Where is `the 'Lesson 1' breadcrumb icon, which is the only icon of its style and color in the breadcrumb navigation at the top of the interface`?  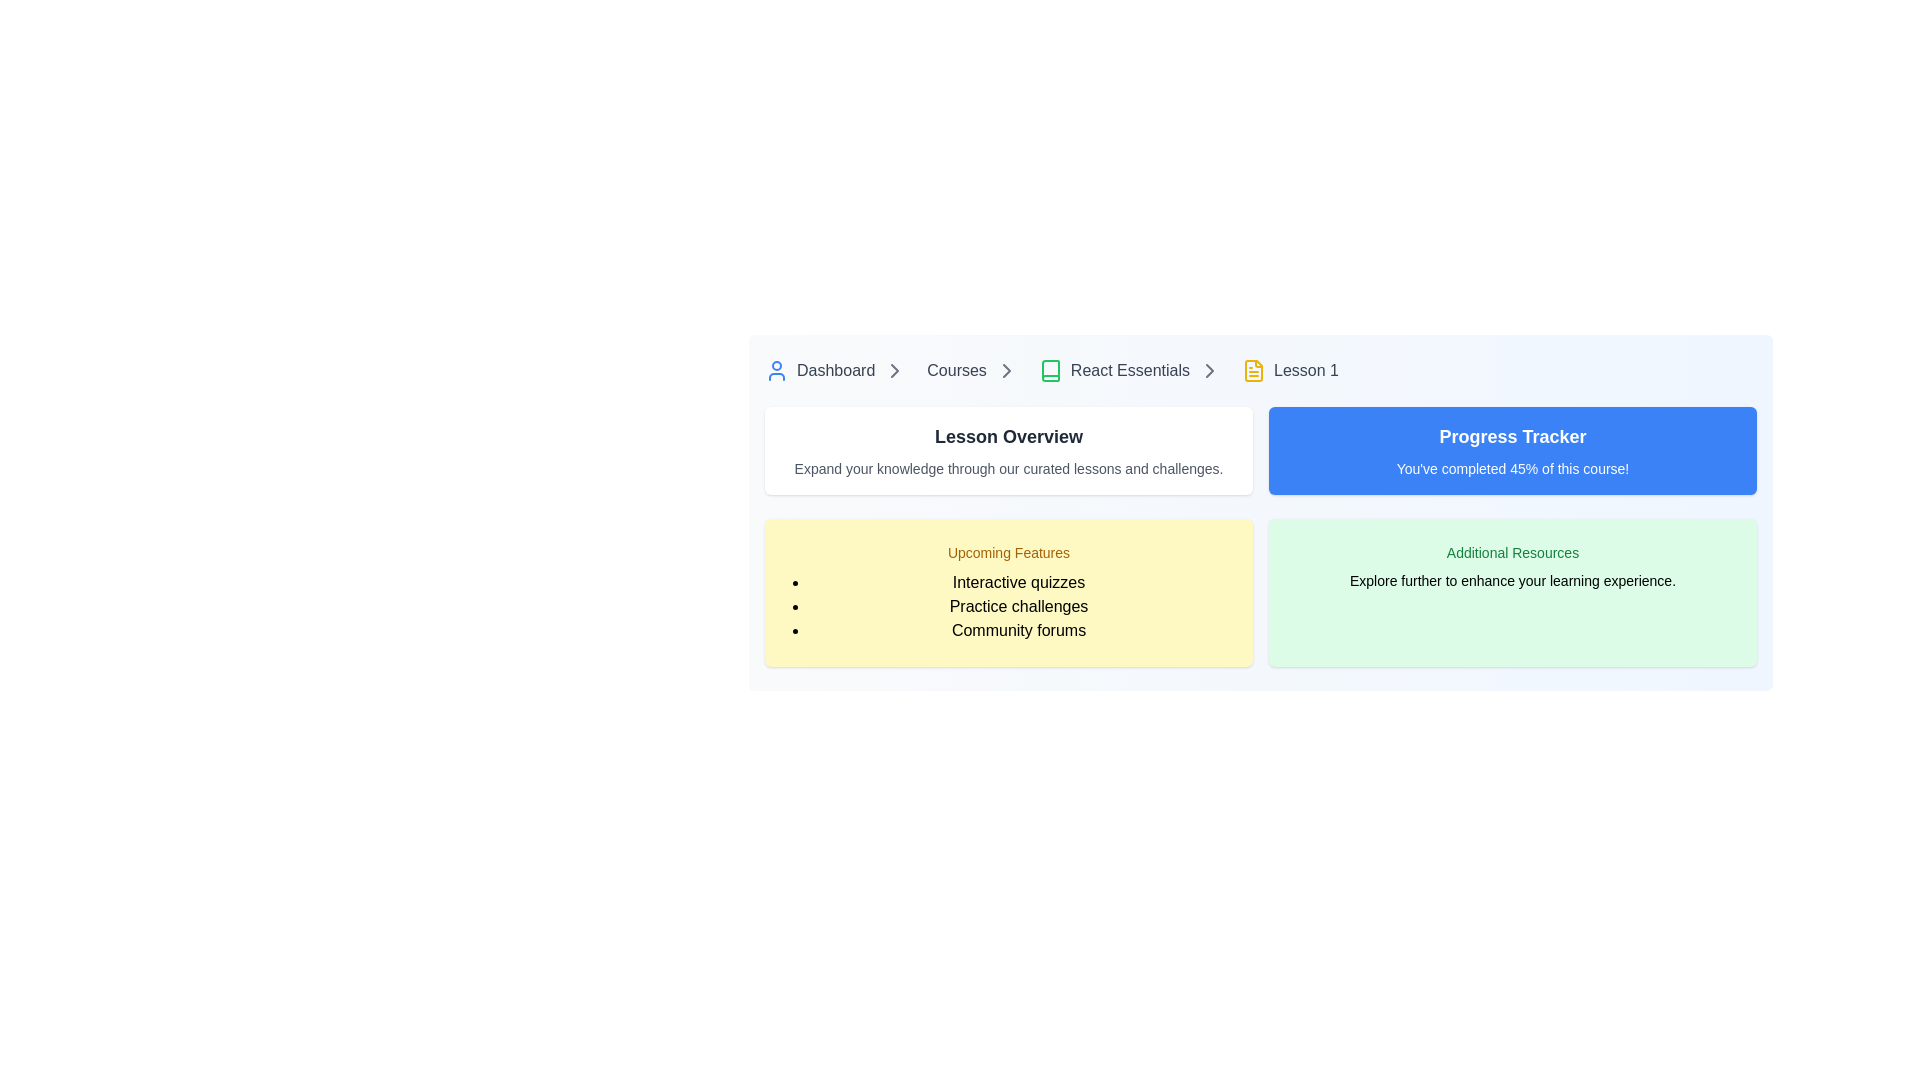
the 'Lesson 1' breadcrumb icon, which is the only icon of its style and color in the breadcrumb navigation at the top of the interface is located at coordinates (1252, 370).